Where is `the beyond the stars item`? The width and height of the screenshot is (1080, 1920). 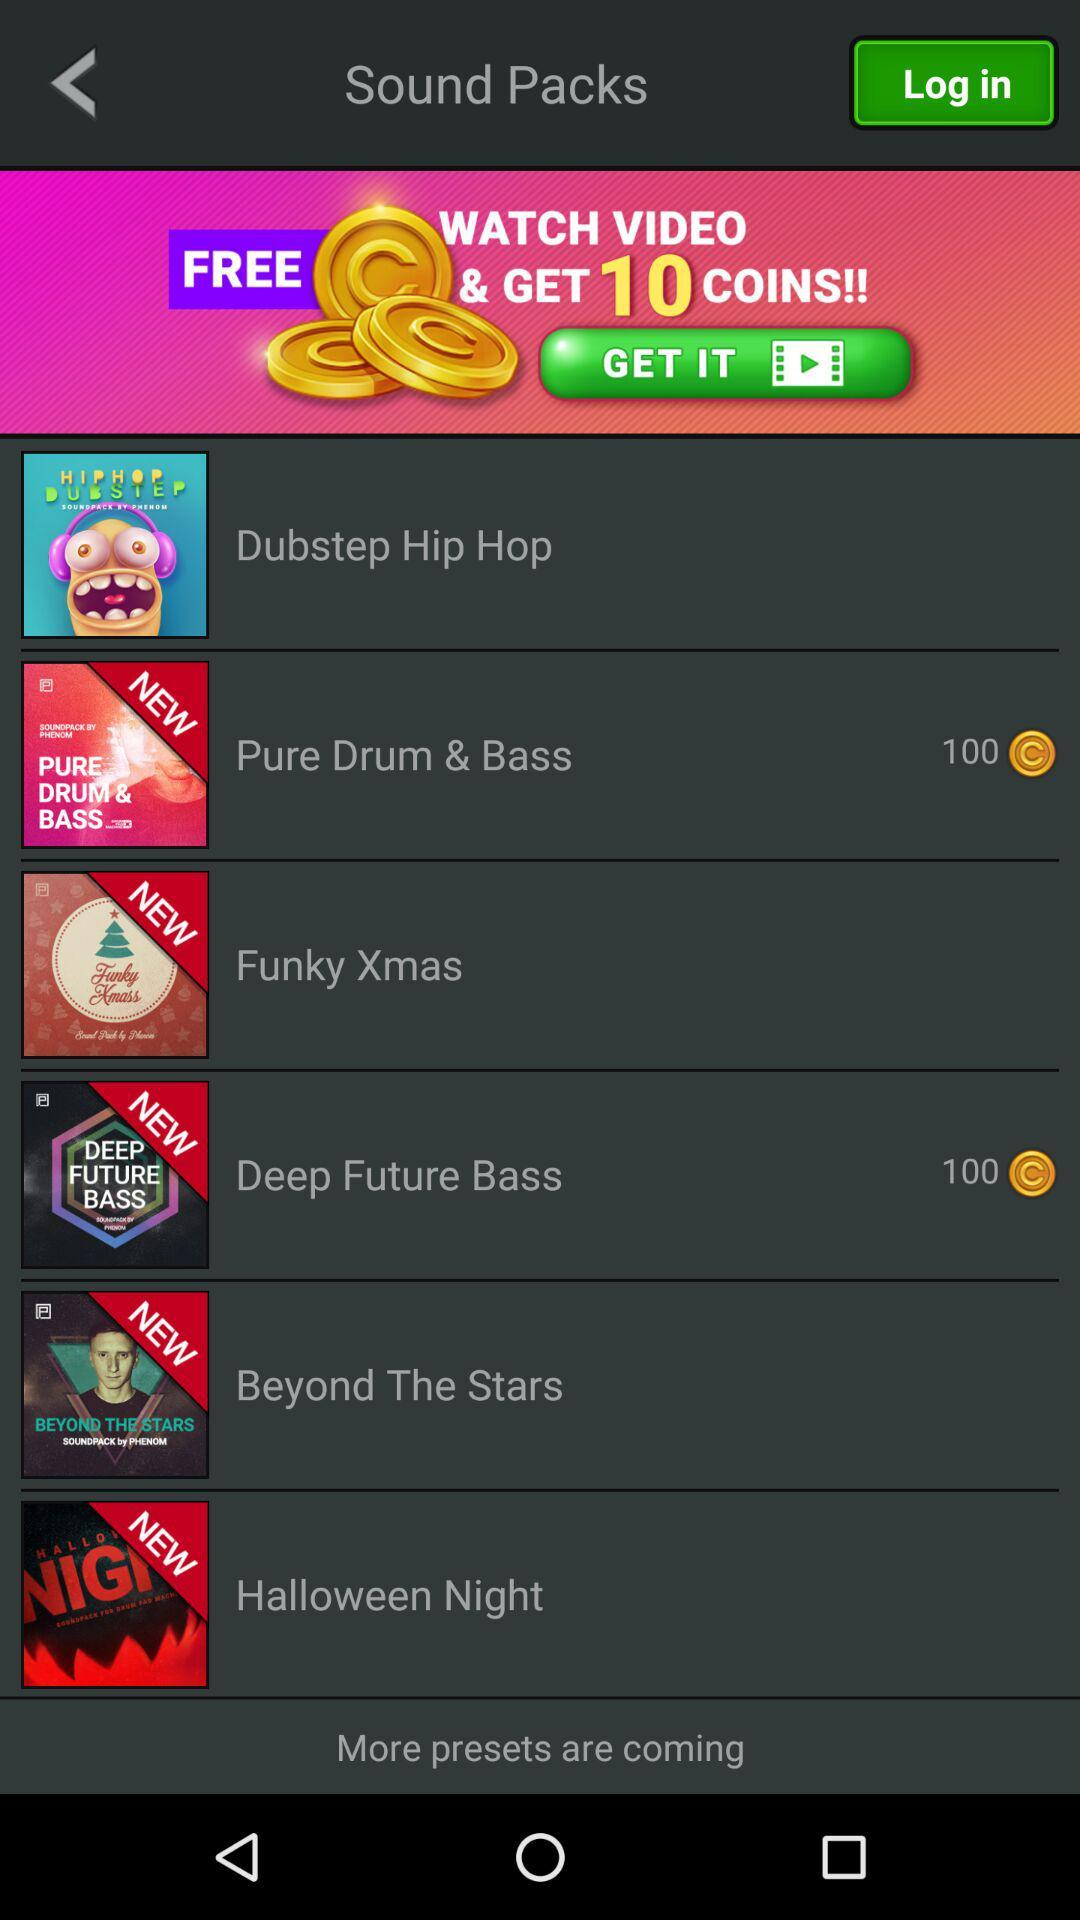
the beyond the stars item is located at coordinates (399, 1382).